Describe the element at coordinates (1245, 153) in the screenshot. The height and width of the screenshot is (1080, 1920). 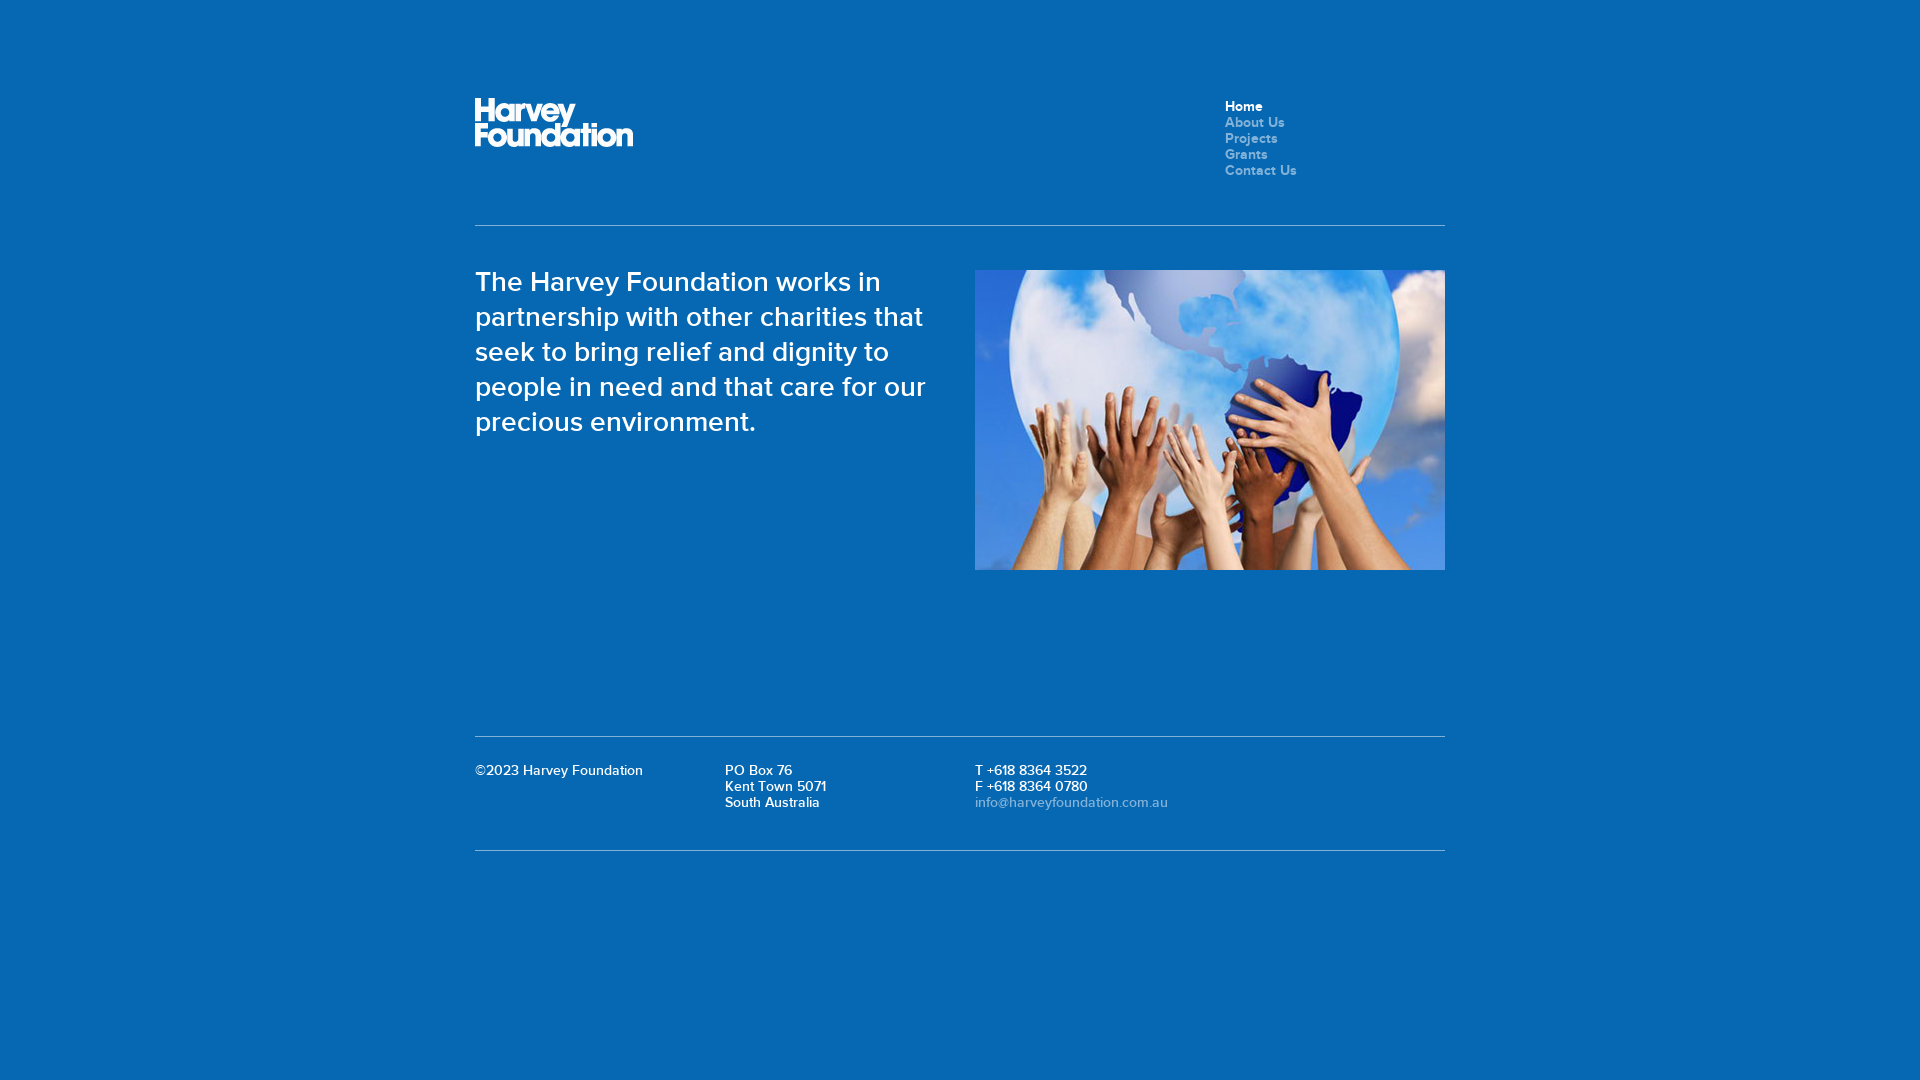
I see `'Grants'` at that location.